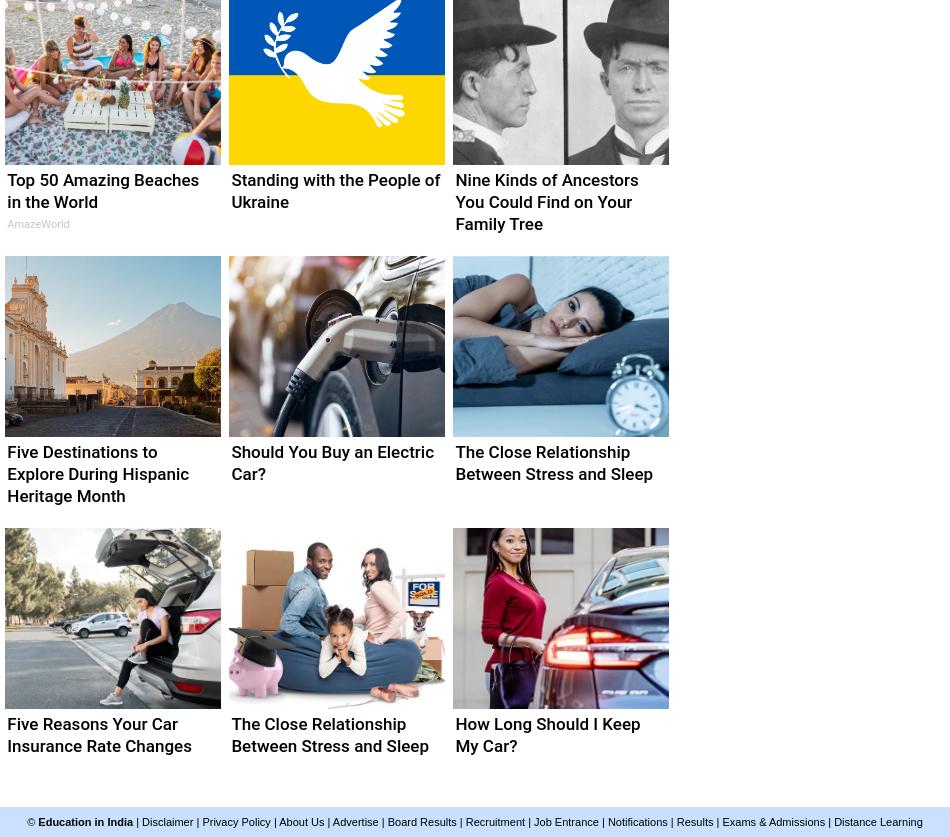 The width and height of the screenshot is (950, 837). I want to click on 'Exams & Admissions', so click(721, 821).